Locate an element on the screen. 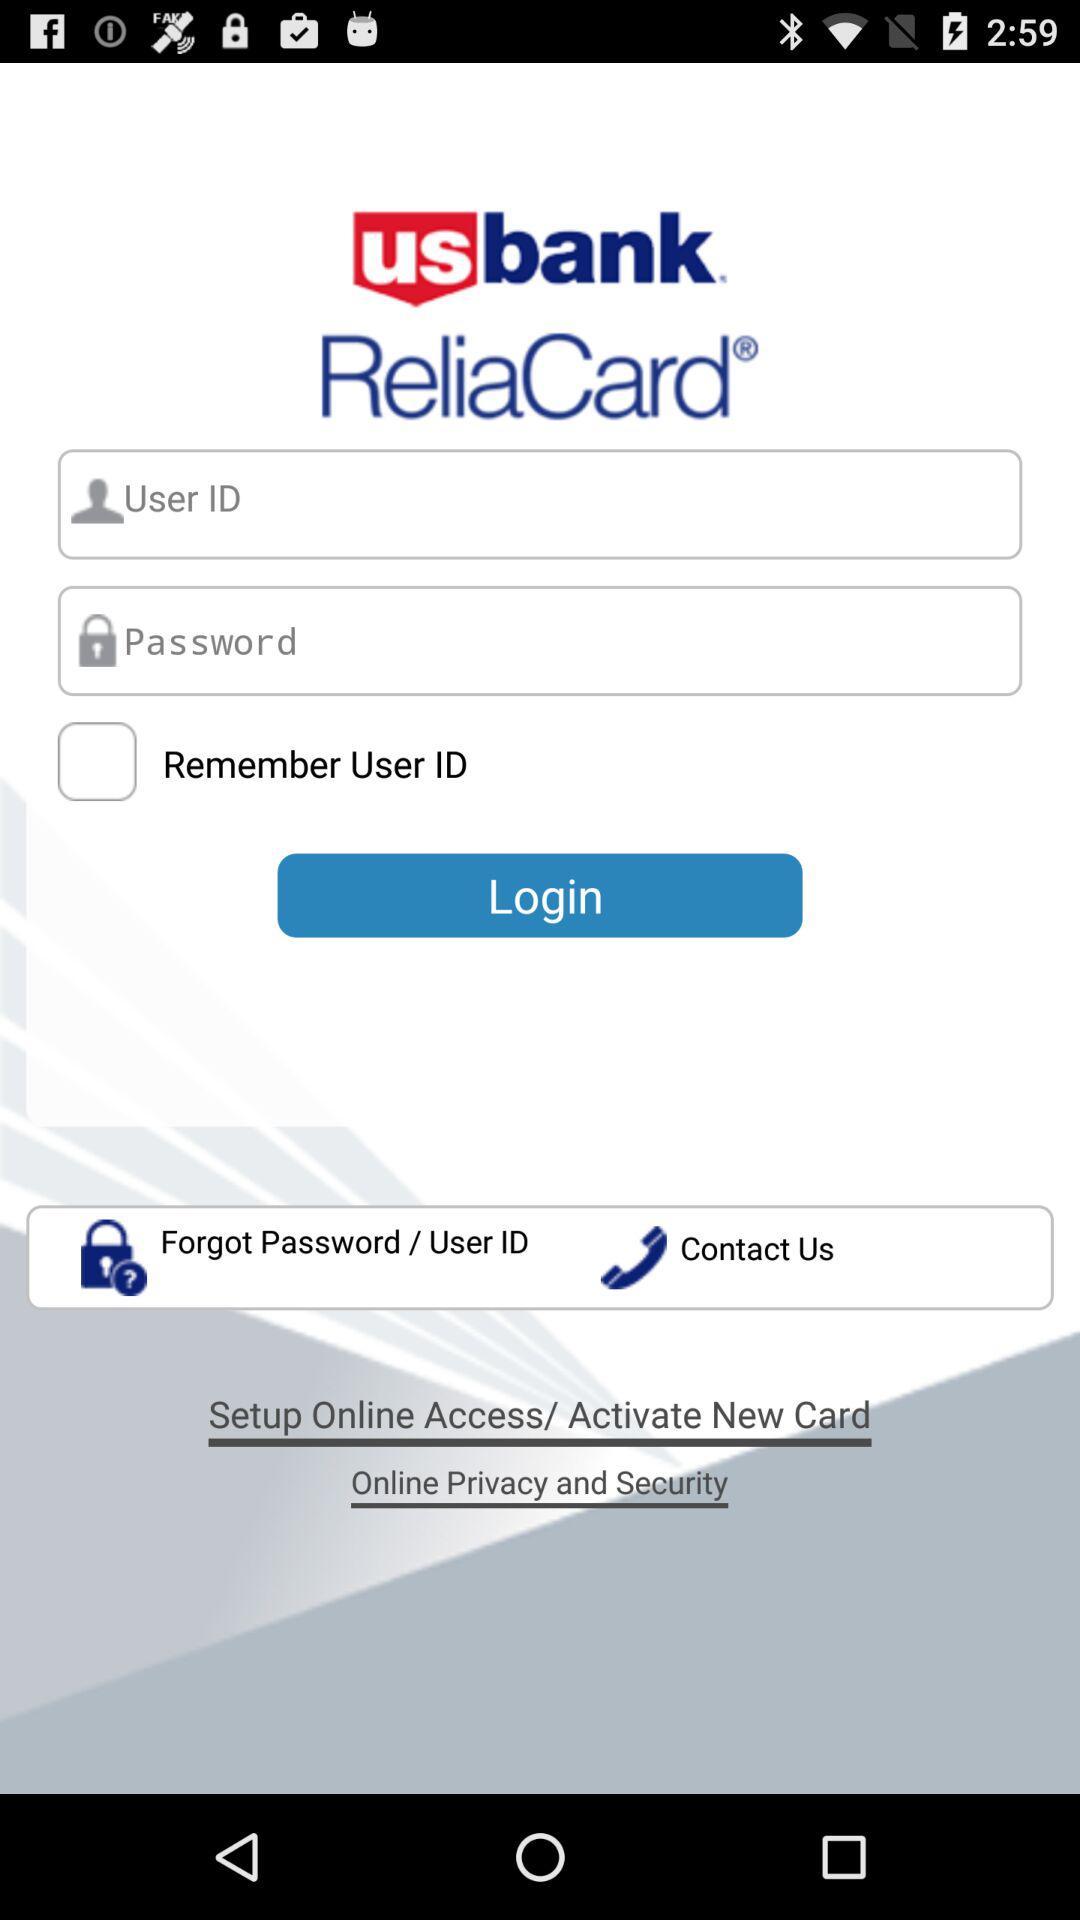  the item next to the remember user id app is located at coordinates (97, 760).